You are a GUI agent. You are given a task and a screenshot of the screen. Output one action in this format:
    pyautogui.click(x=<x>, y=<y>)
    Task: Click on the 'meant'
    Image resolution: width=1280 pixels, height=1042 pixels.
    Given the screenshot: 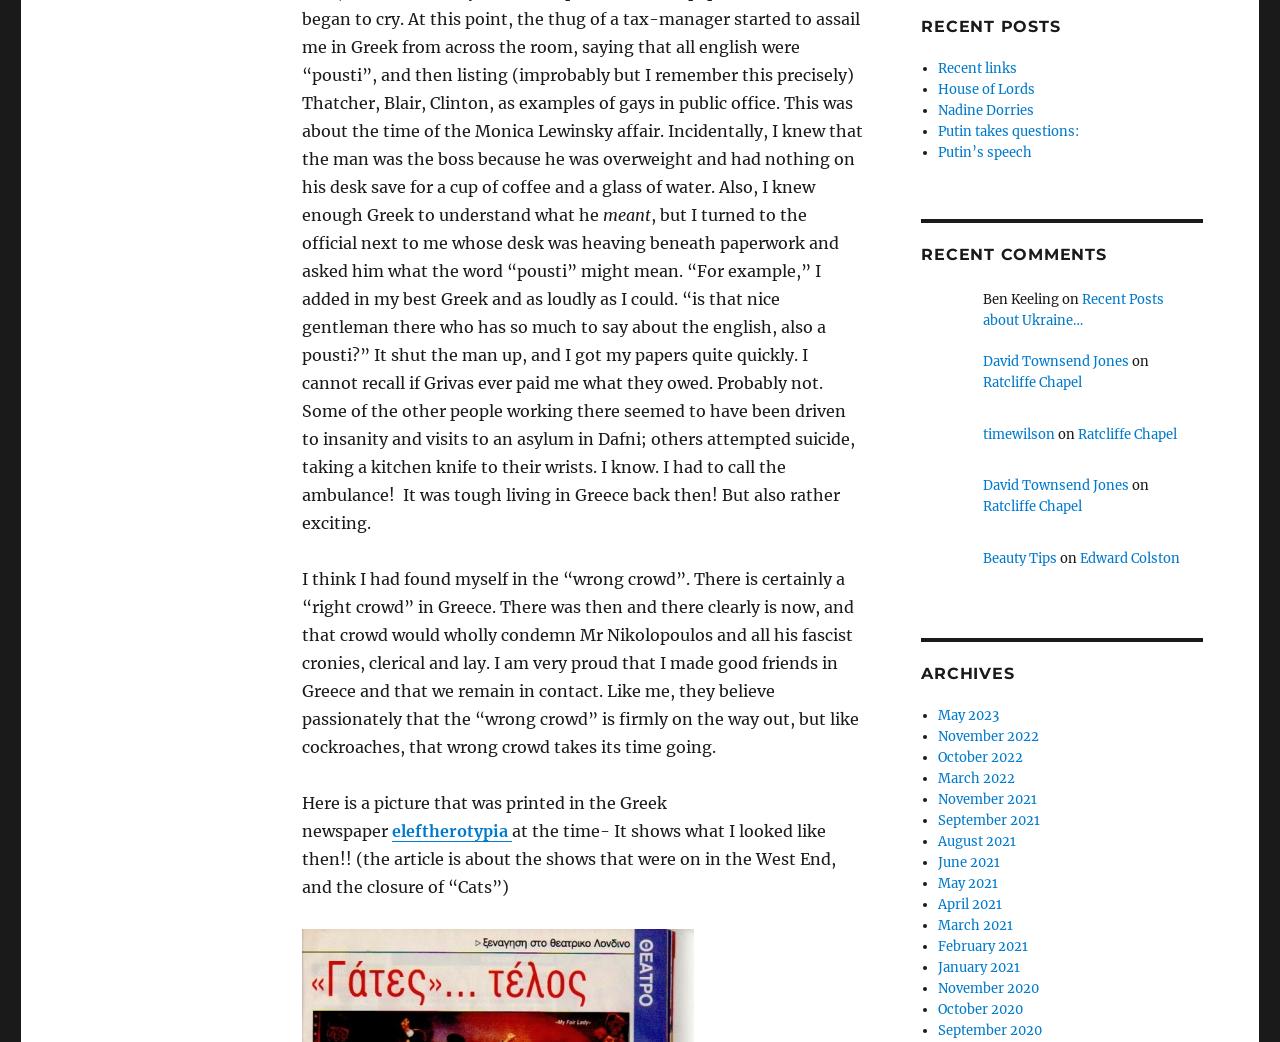 What is the action you would take?
    pyautogui.click(x=625, y=213)
    